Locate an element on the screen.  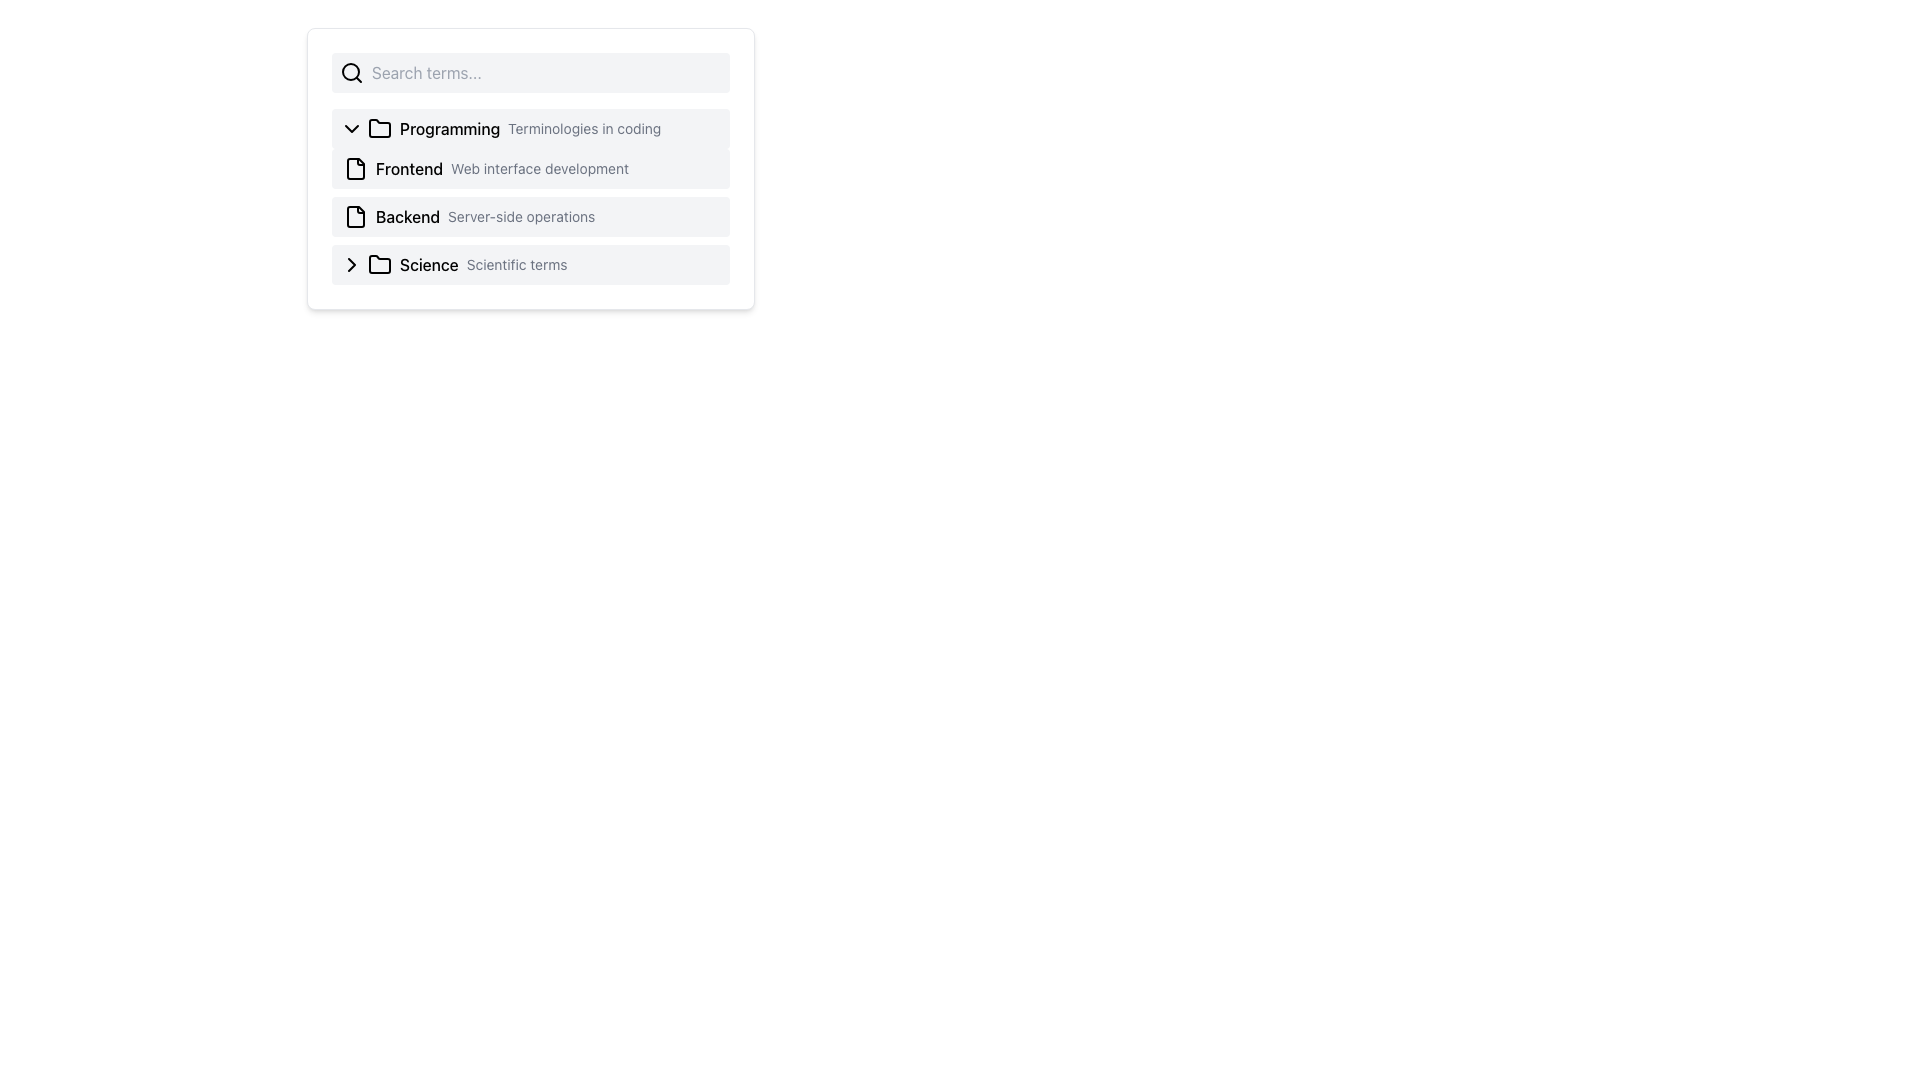
the textual block that displays descriptive titles and details for 'Frontend' and 'Backend', located in the section titled 'Programming Terminologies in coding' is located at coordinates (531, 192).